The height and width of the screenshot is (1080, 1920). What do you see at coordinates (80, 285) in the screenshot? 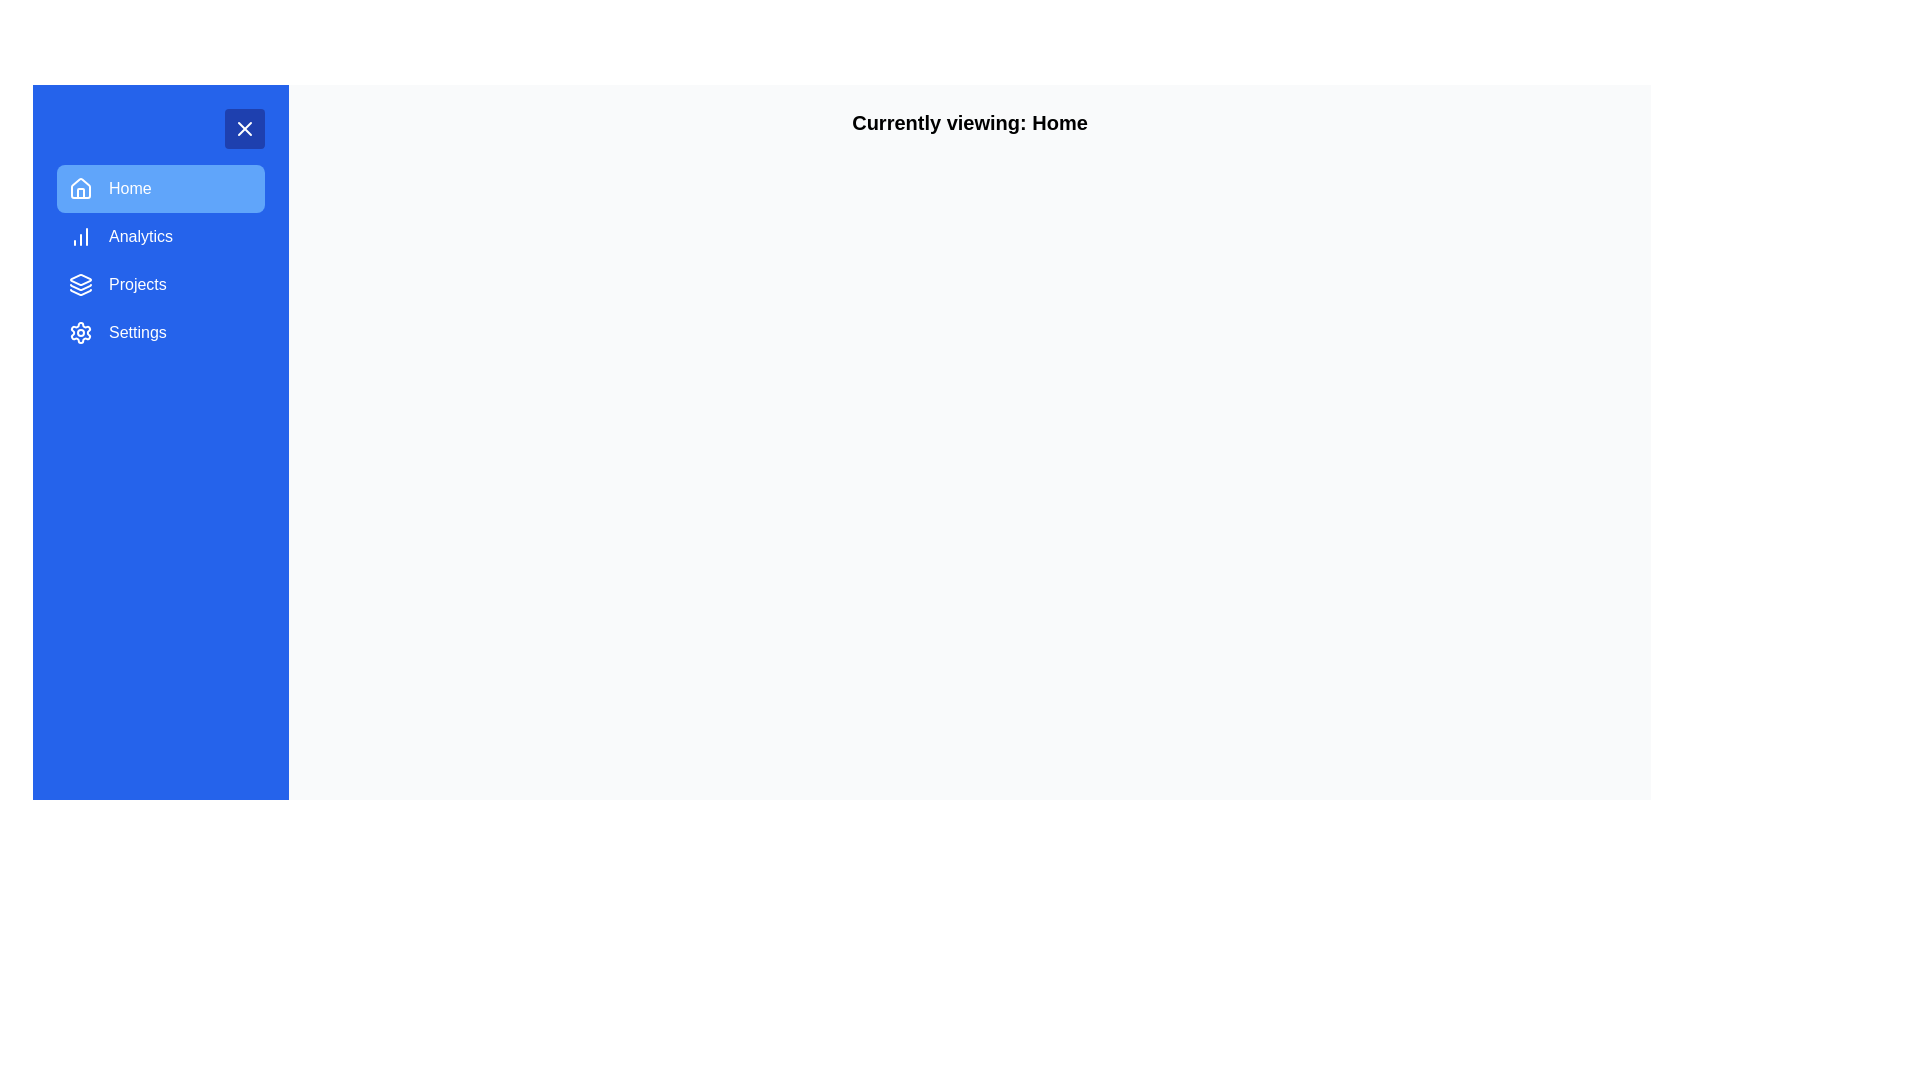
I see `the 'Projects' submenu icon located on the left side of the sidebar navigation` at bounding box center [80, 285].